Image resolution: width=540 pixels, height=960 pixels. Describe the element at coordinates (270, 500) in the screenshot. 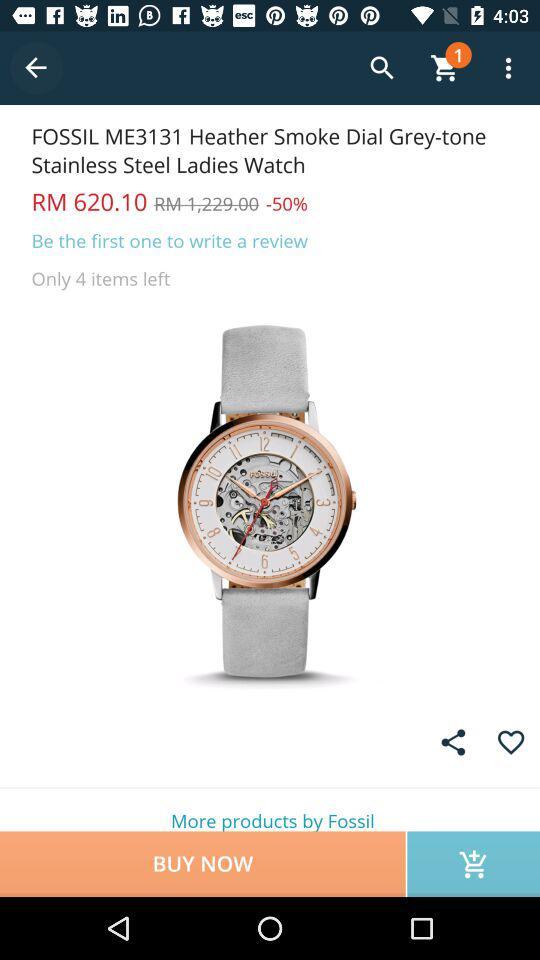

I see `watch` at that location.